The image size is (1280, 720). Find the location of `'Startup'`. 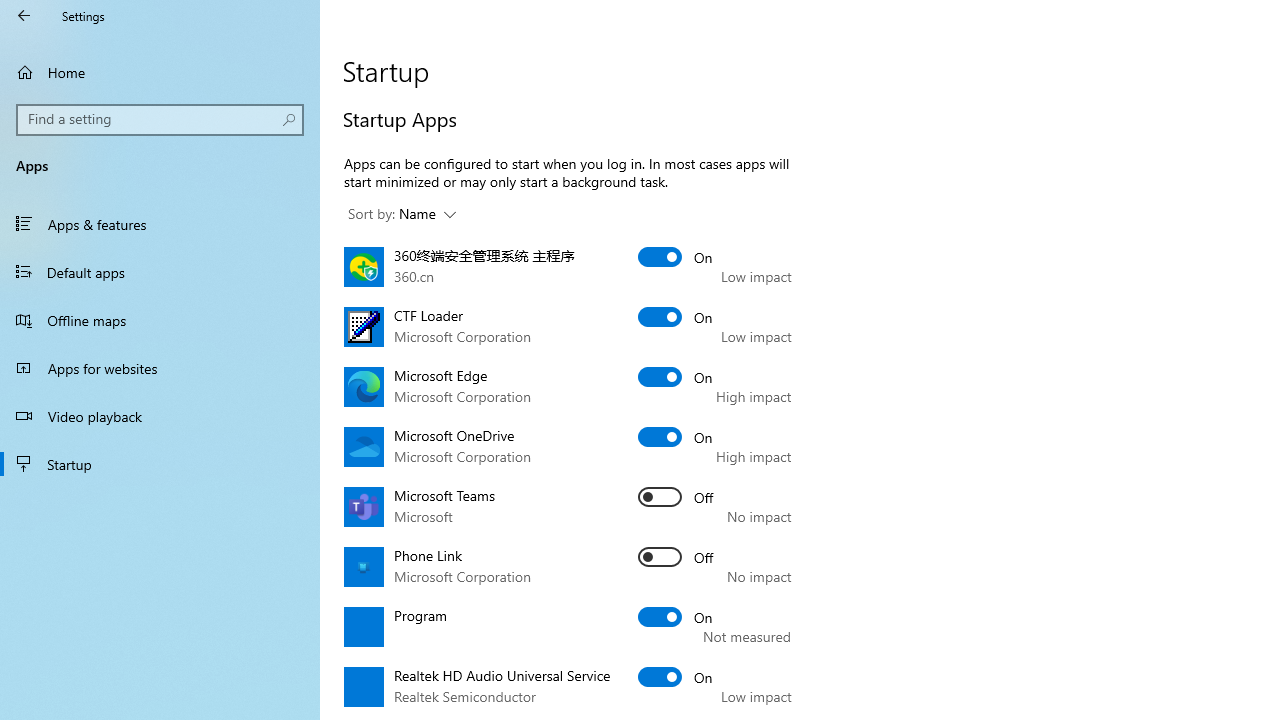

'Startup' is located at coordinates (160, 464).